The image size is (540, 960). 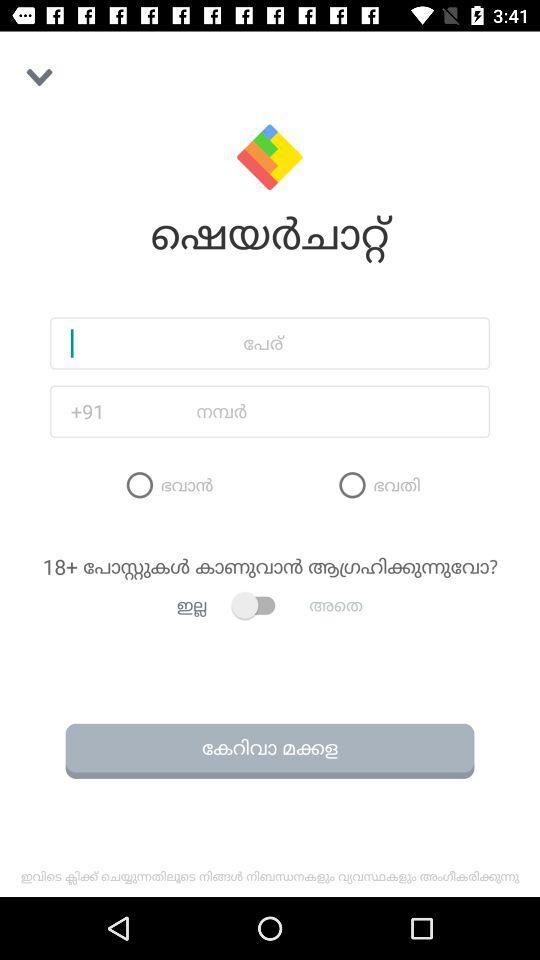 I want to click on the expand_more icon, so click(x=39, y=77).